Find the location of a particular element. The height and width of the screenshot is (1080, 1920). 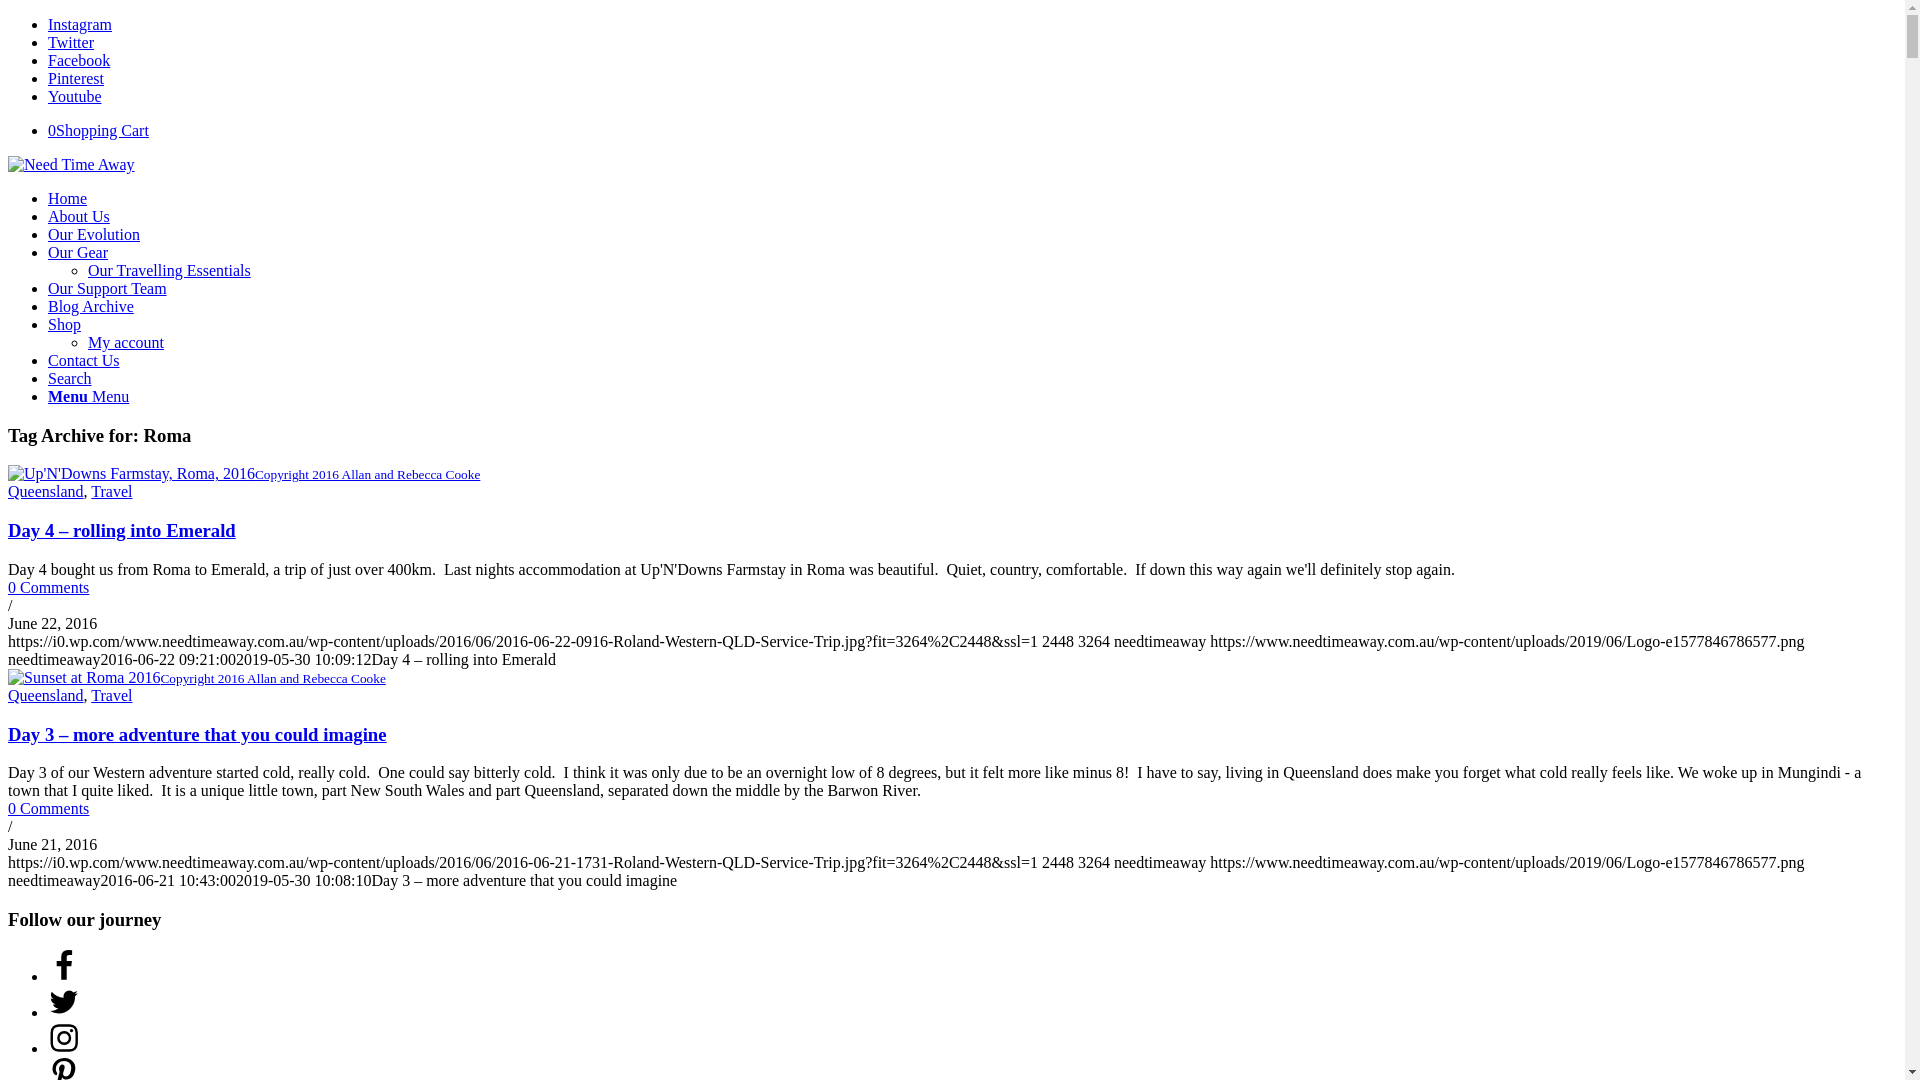

'Contact Us' is located at coordinates (82, 360).